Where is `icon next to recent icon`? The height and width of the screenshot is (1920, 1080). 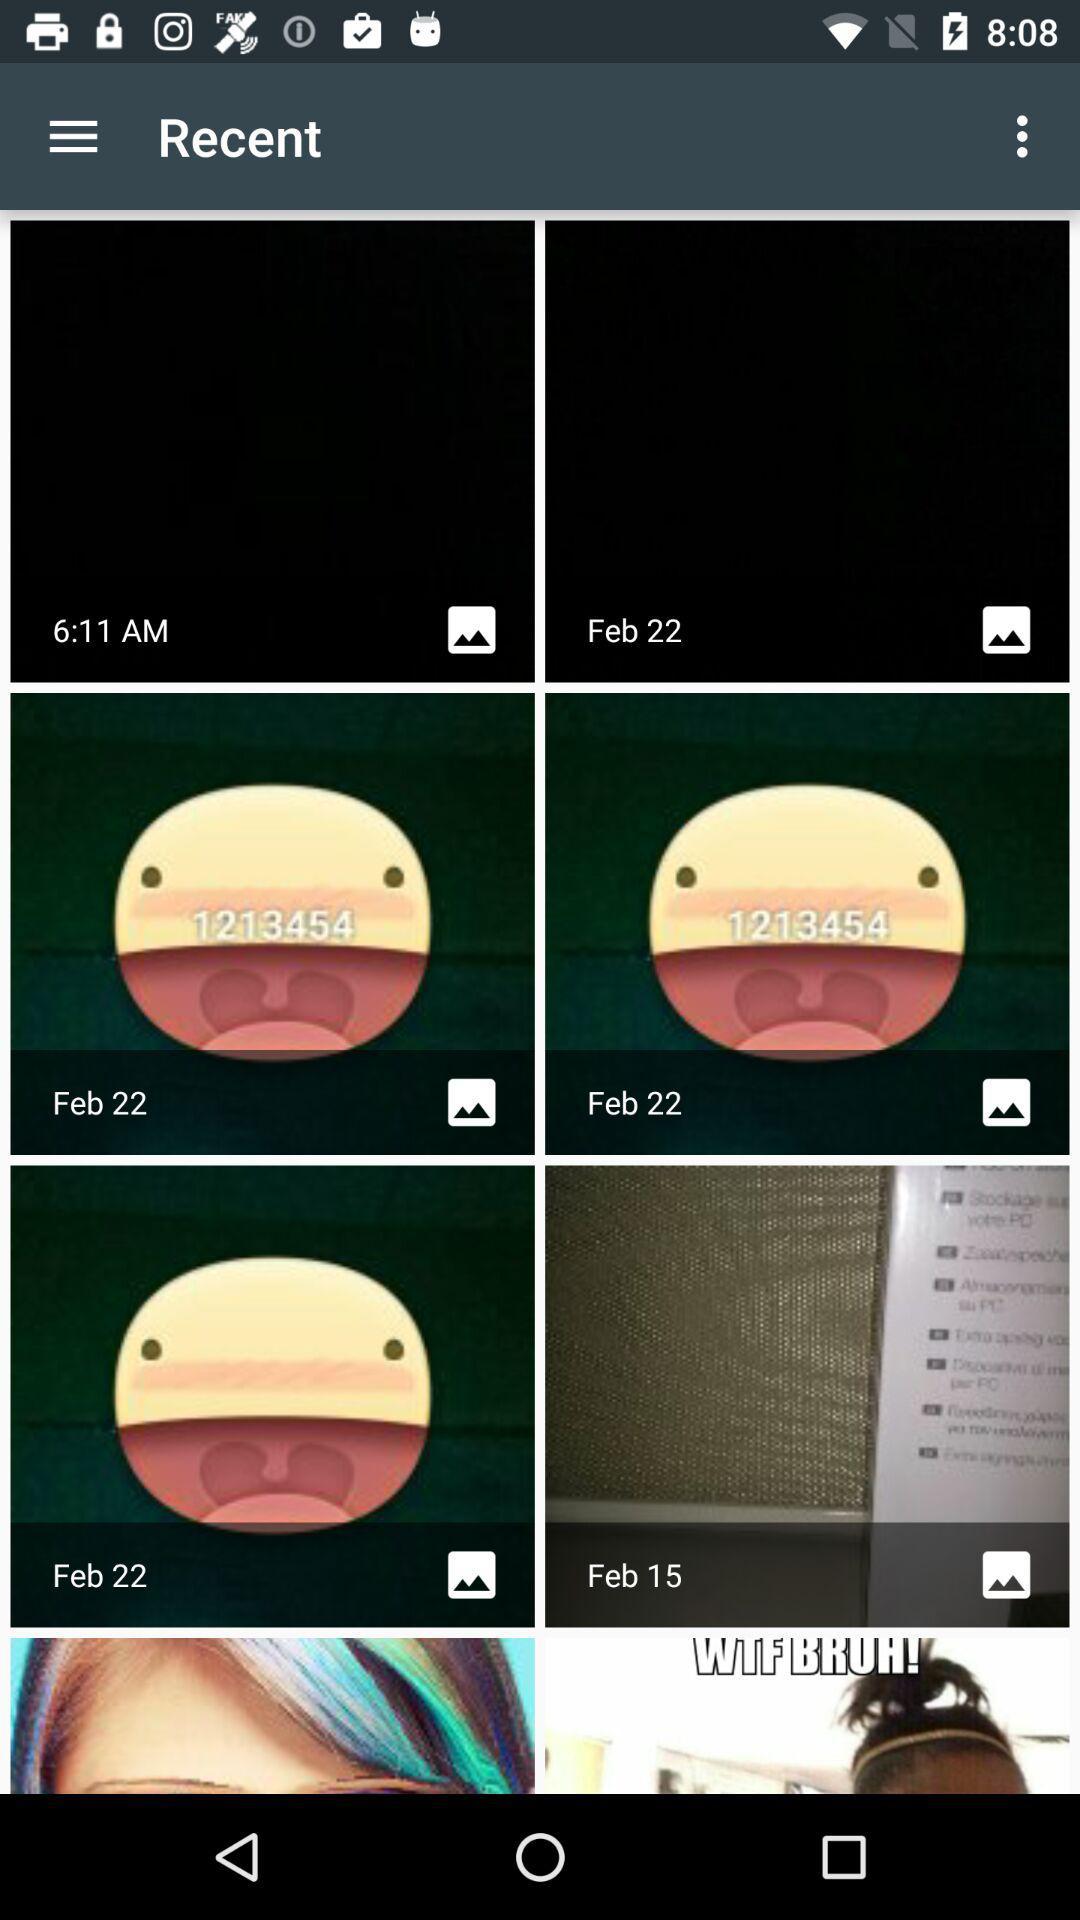
icon next to recent icon is located at coordinates (72, 135).